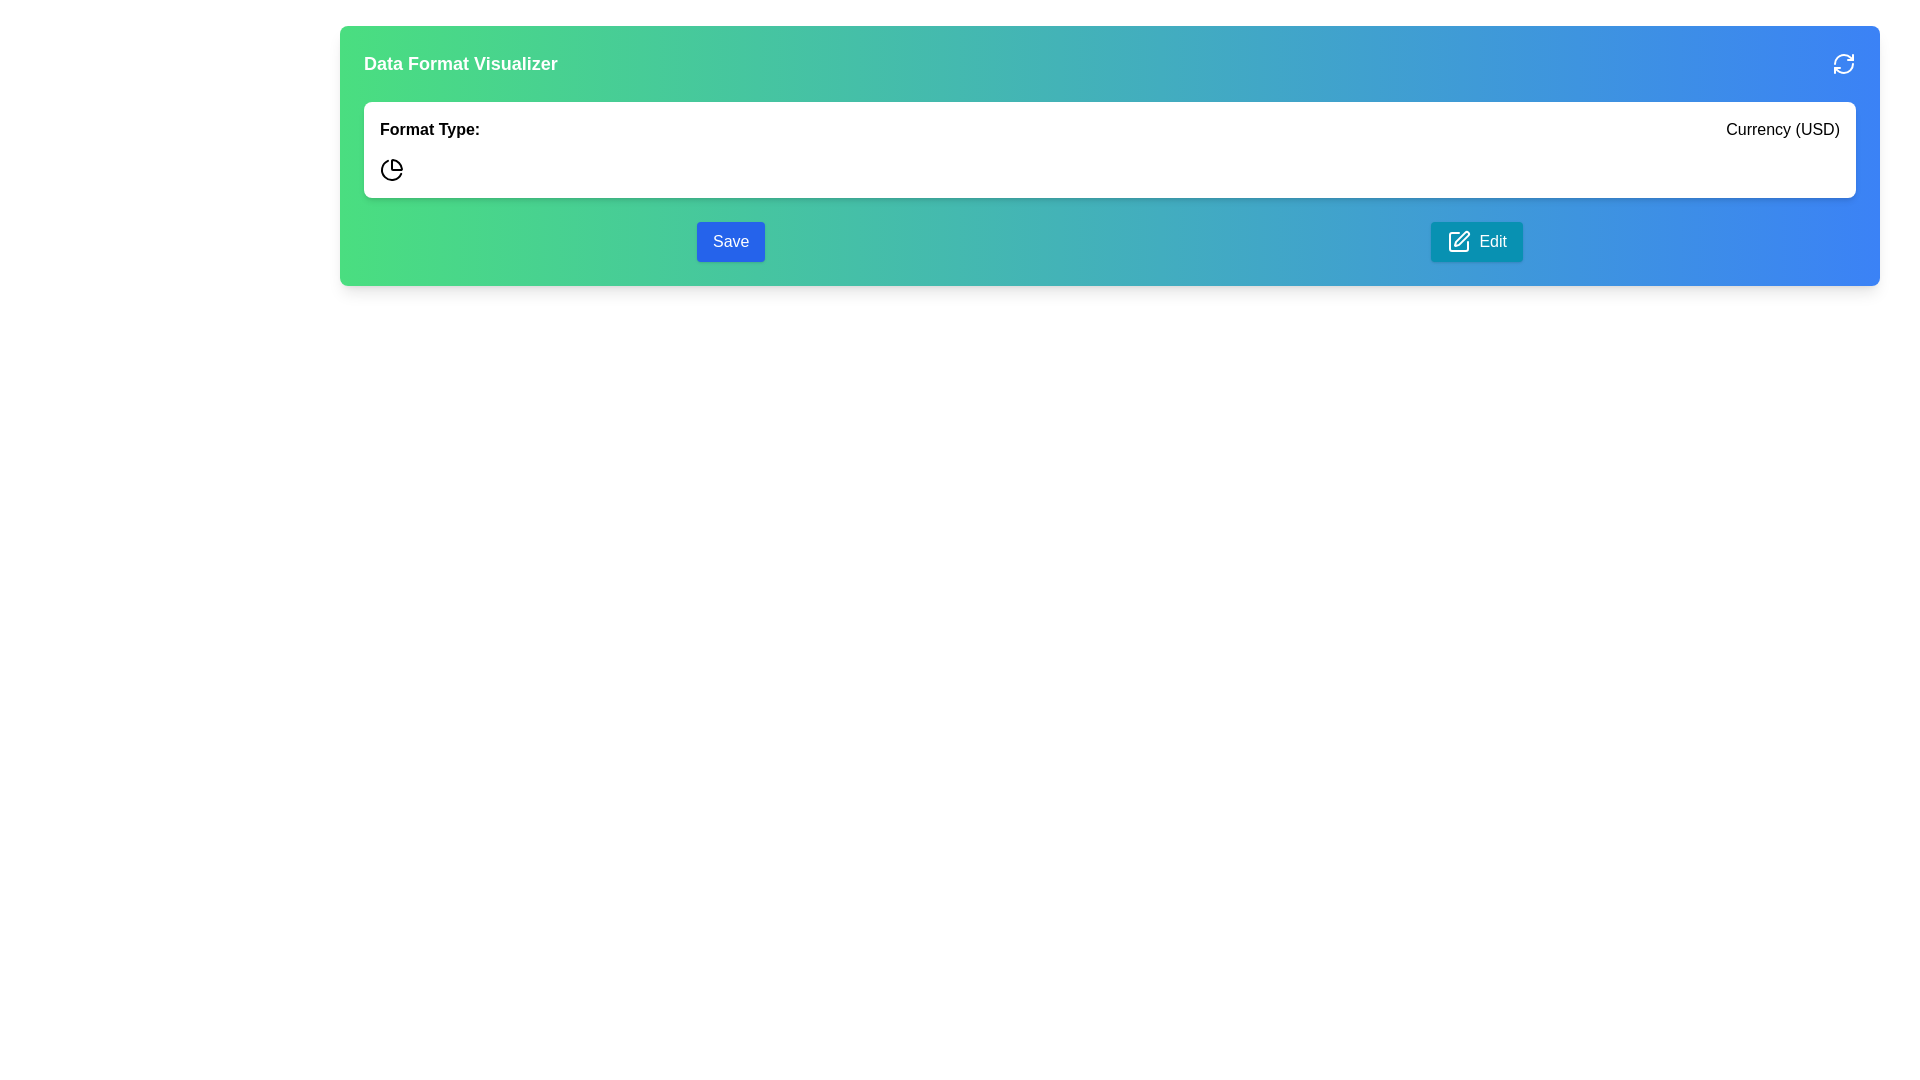 This screenshot has width=1920, height=1080. I want to click on text from the prominent header labeled 'Data Format Visualizer' displayed in white on a green gradient background at the top-left corner of the interface, so click(459, 63).